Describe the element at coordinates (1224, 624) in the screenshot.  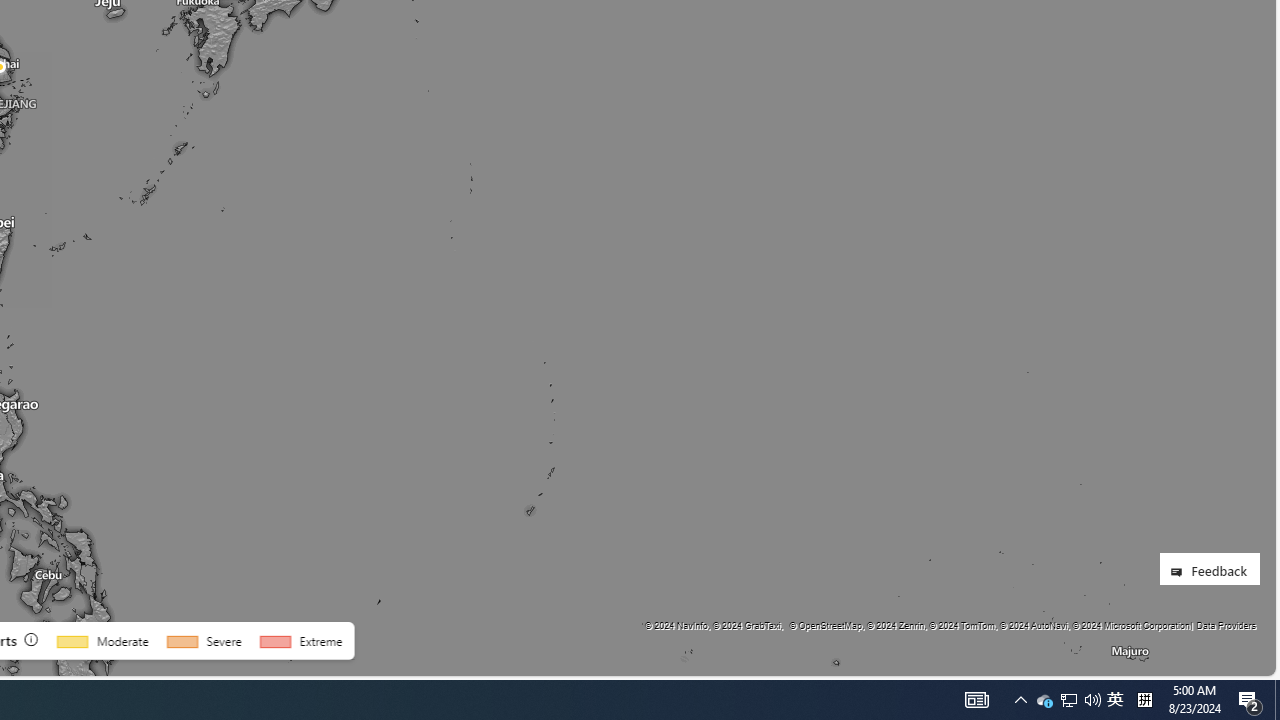
I see `'Data Providers'` at that location.